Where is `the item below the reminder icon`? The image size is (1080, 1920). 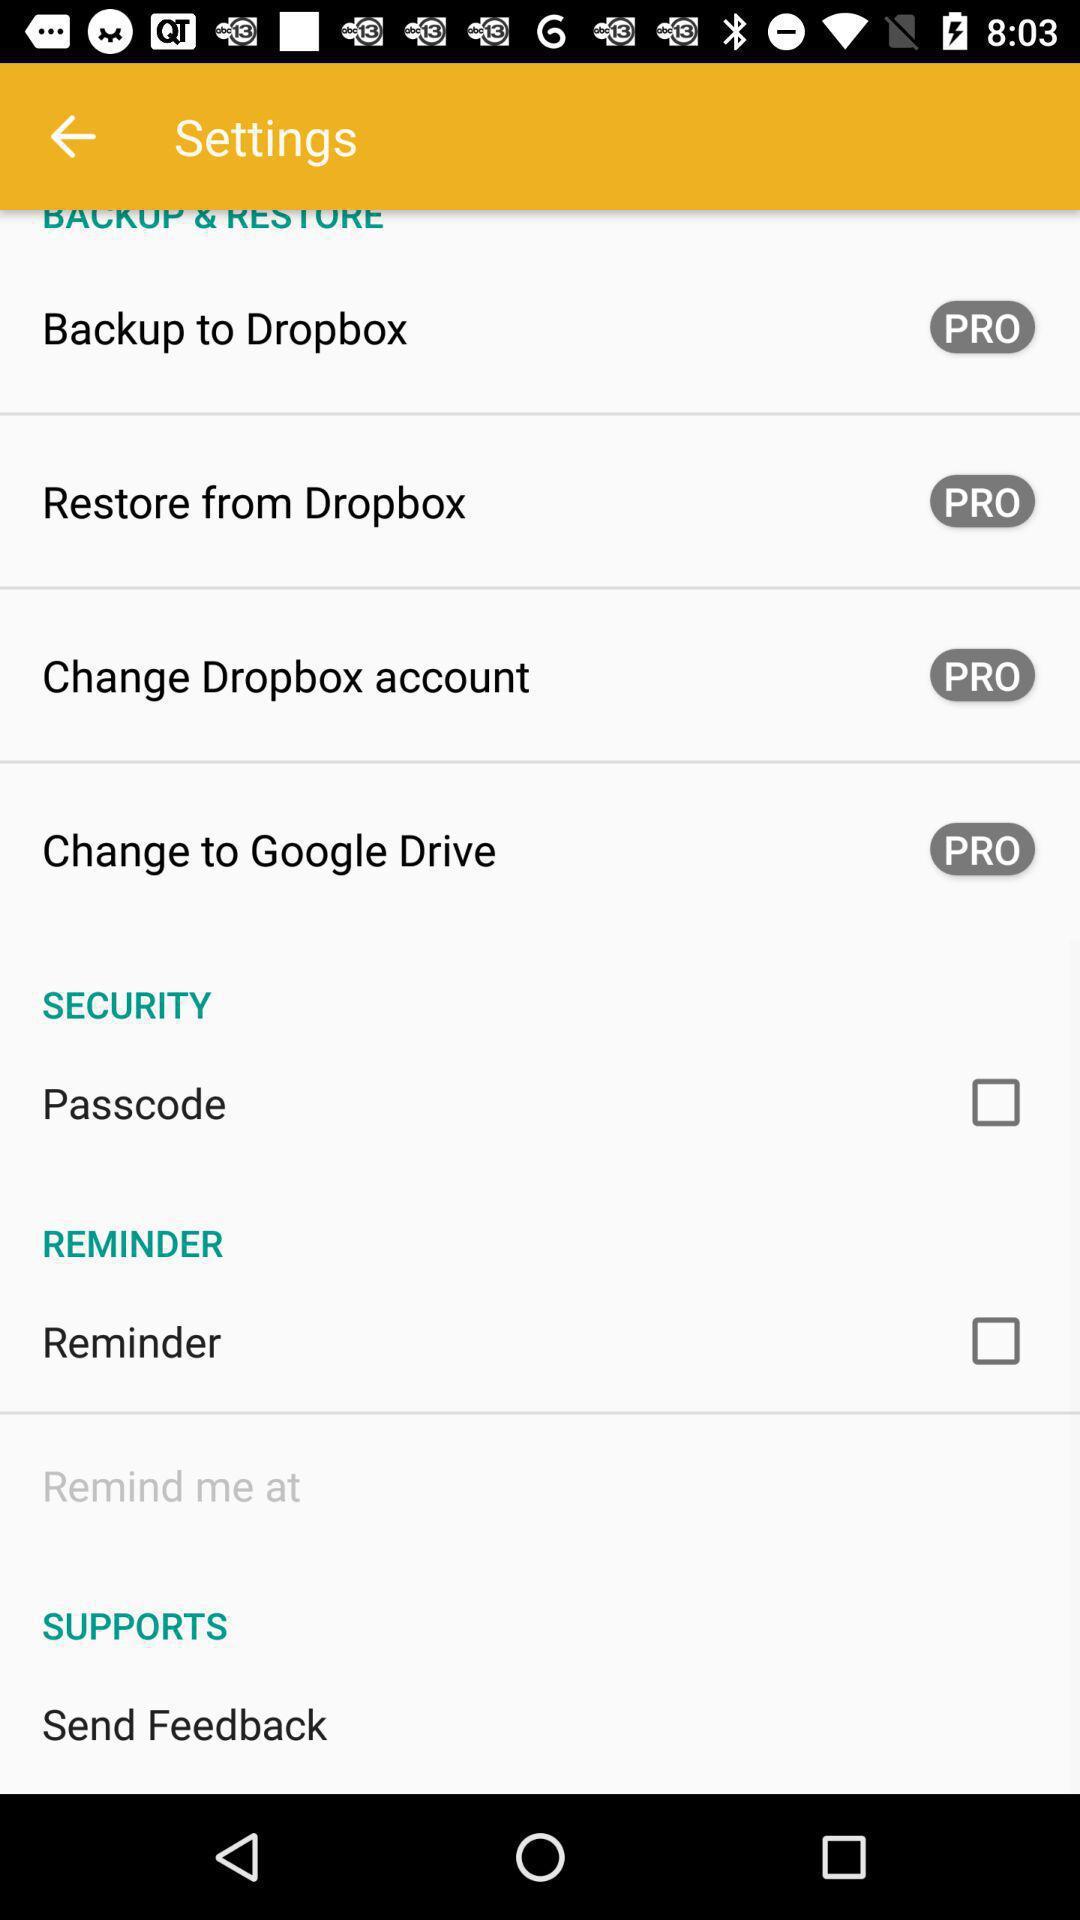 the item below the reminder icon is located at coordinates (170, 1484).